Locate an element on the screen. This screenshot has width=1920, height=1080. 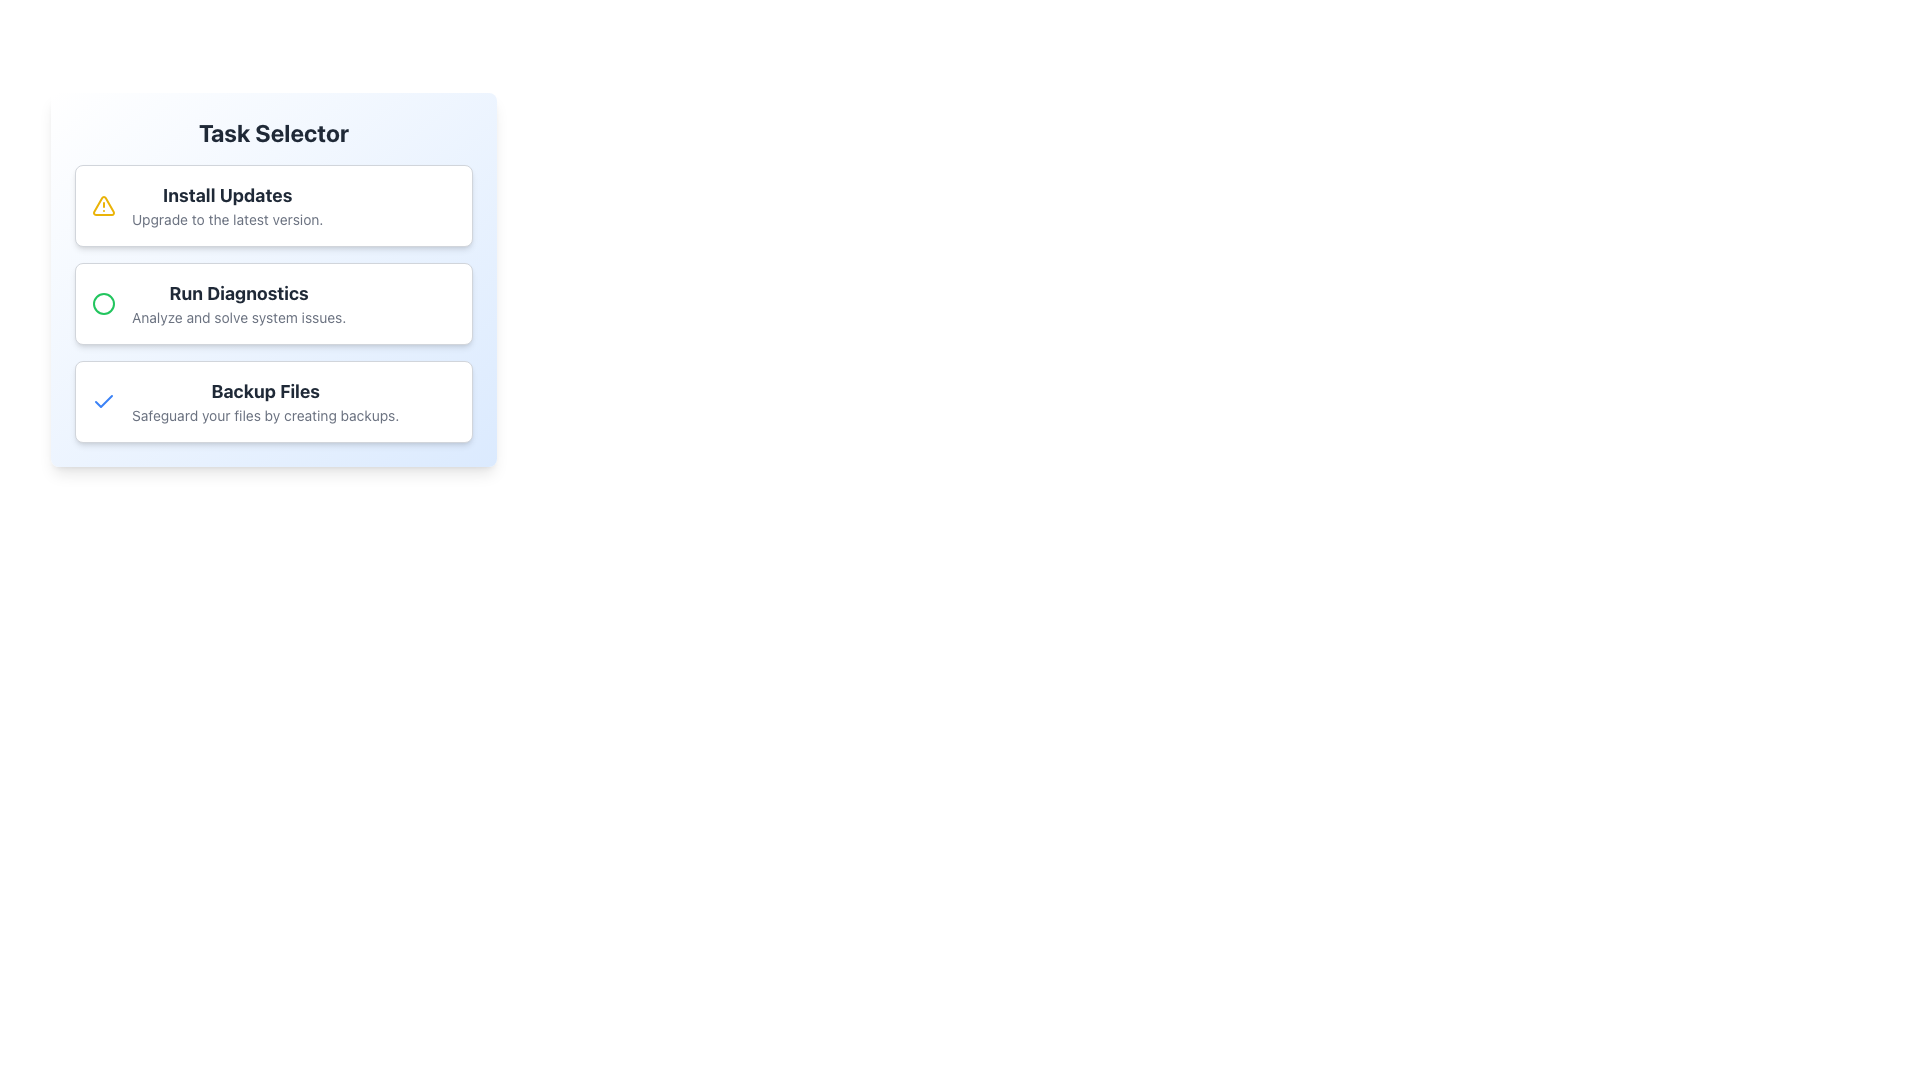
the checkmark icon styled with a bold, blue stroke, located in the left section of the 'Backup Files' button group, near its top-left sector is located at coordinates (103, 401).